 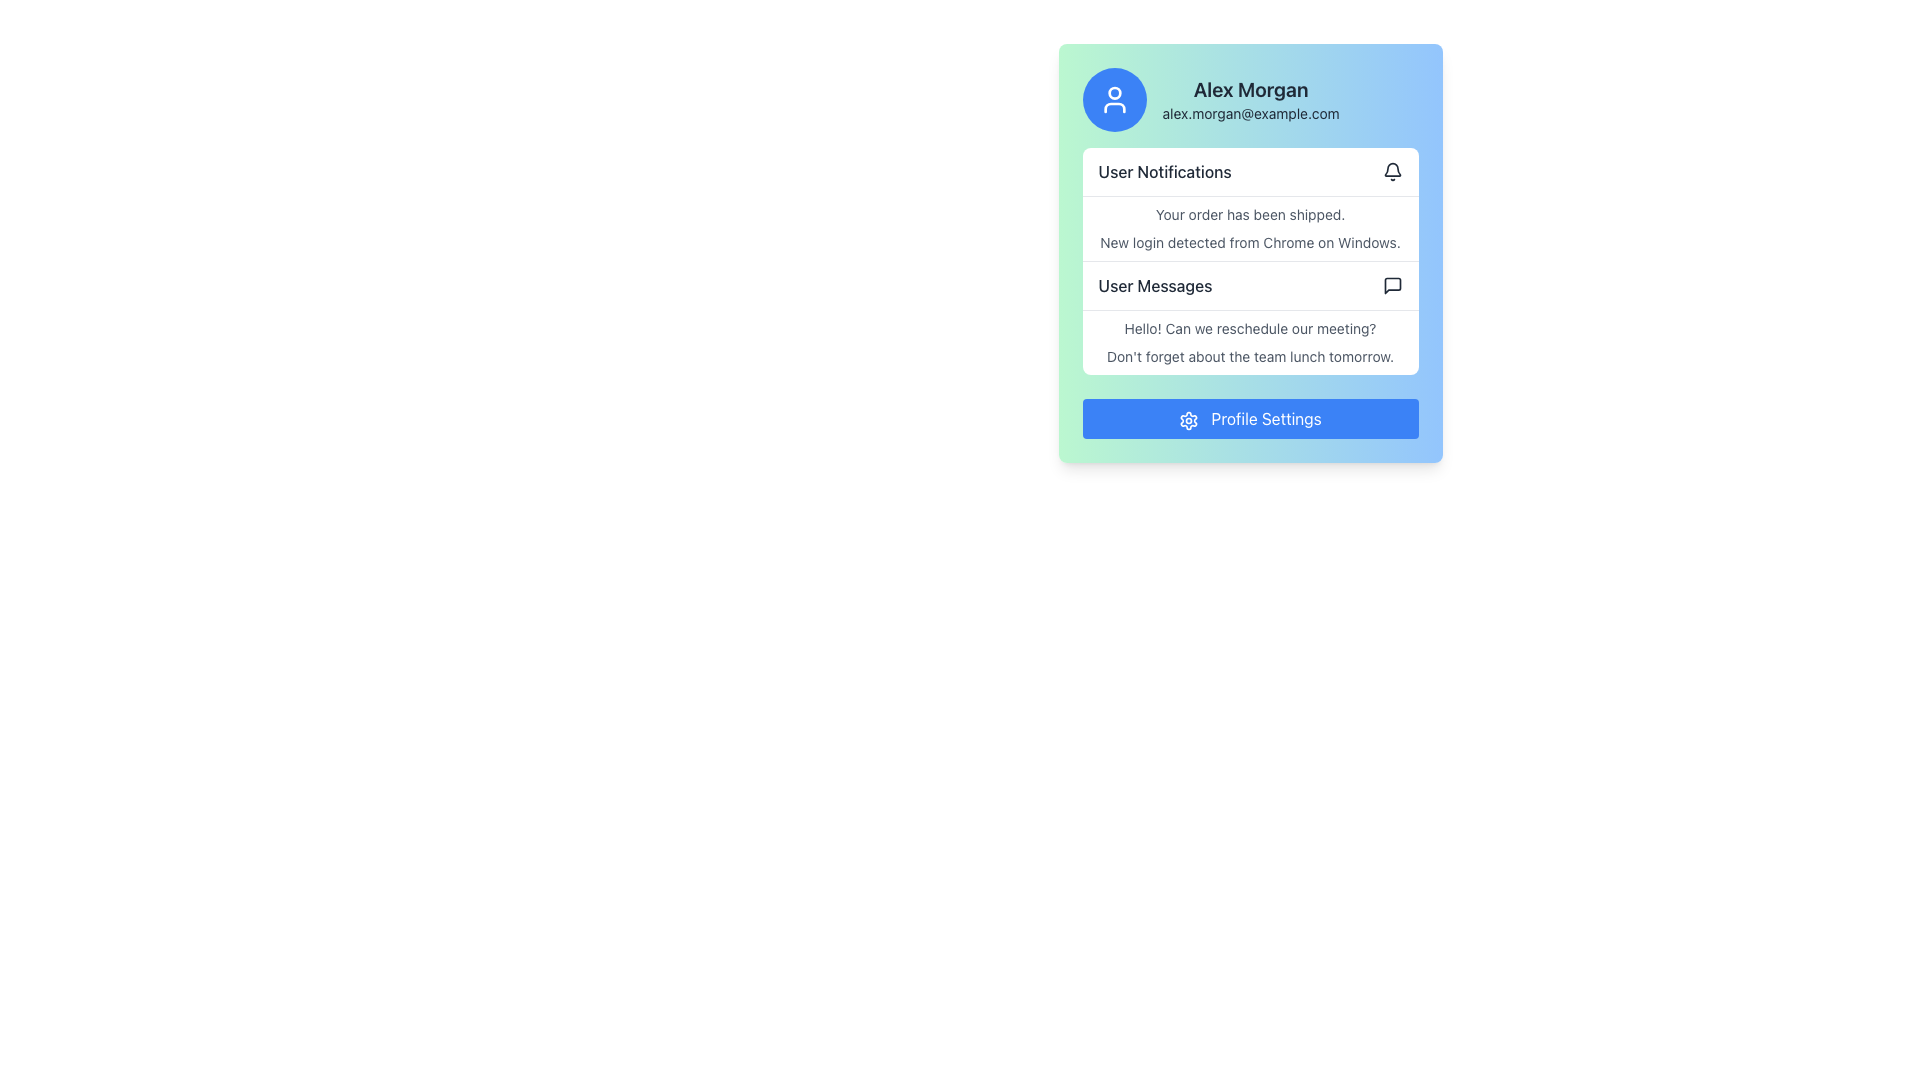 What do you see at coordinates (1249, 356) in the screenshot?
I see `line of text that says "Don't forget about the team lunch tomorrow." located in the 'User Messages' section below the message "Hello! Can we reschedule our meeting?" and above the 'Profile Settings' button` at bounding box center [1249, 356].